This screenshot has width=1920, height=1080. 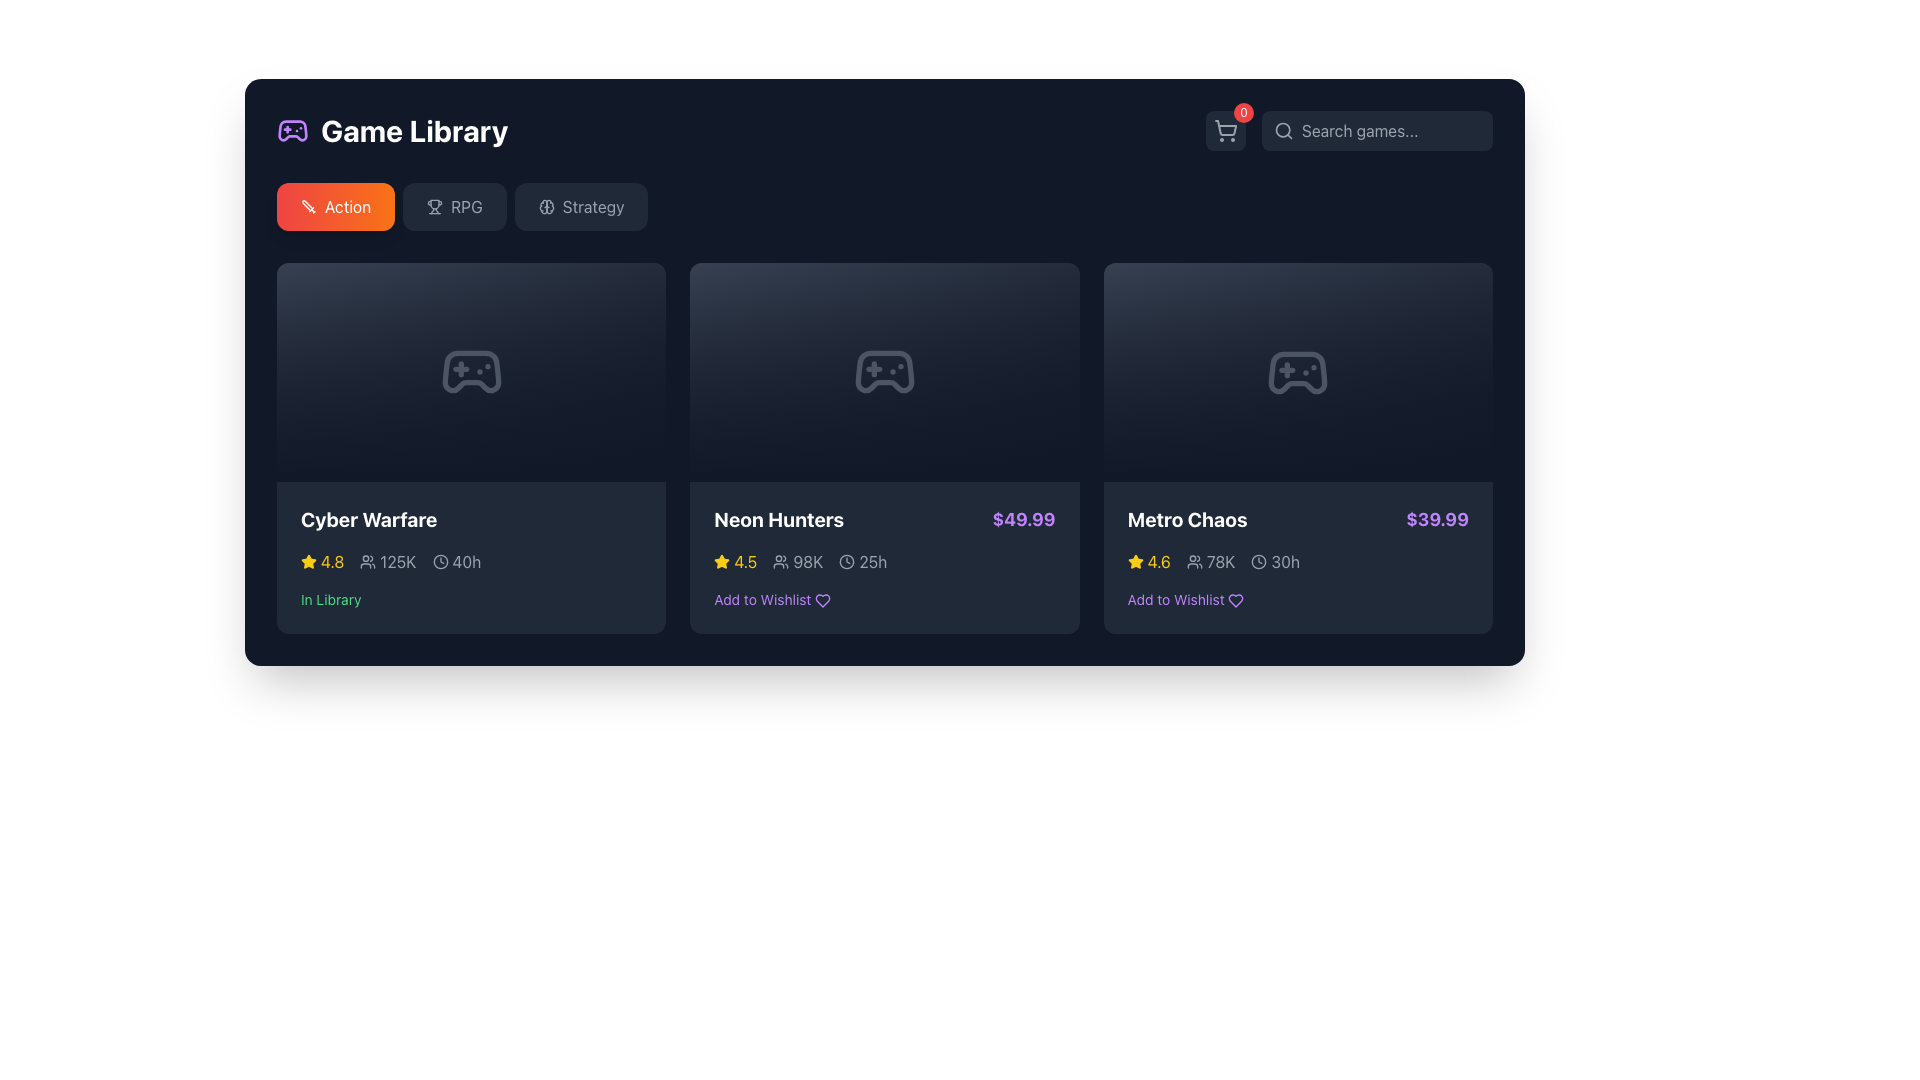 I want to click on the 'Add to Wishlist' icon for the game 'Neon Hunters', which is located at the bottom of the card in the second column, to the left of the 'Add to Wishlist' text, so click(x=823, y=600).